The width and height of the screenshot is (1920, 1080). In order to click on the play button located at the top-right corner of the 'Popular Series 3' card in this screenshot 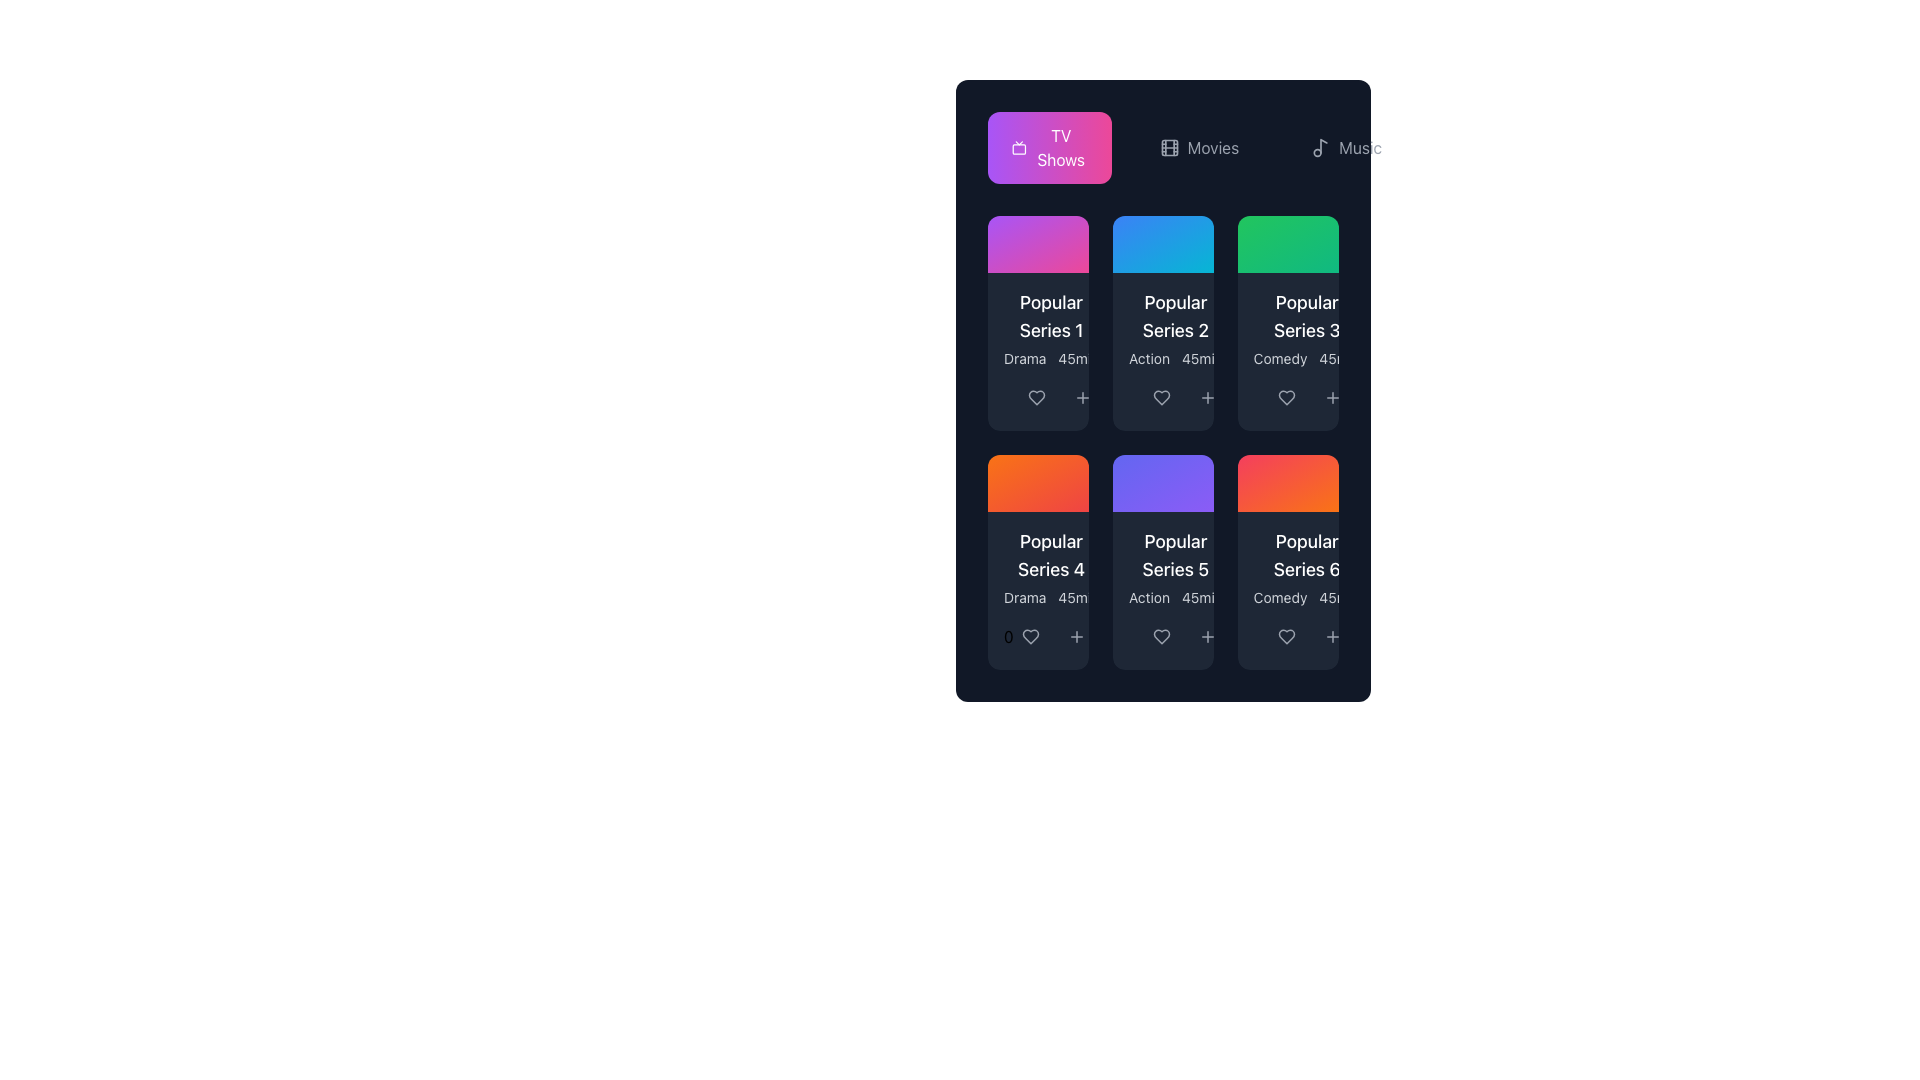, I will do `click(1288, 243)`.